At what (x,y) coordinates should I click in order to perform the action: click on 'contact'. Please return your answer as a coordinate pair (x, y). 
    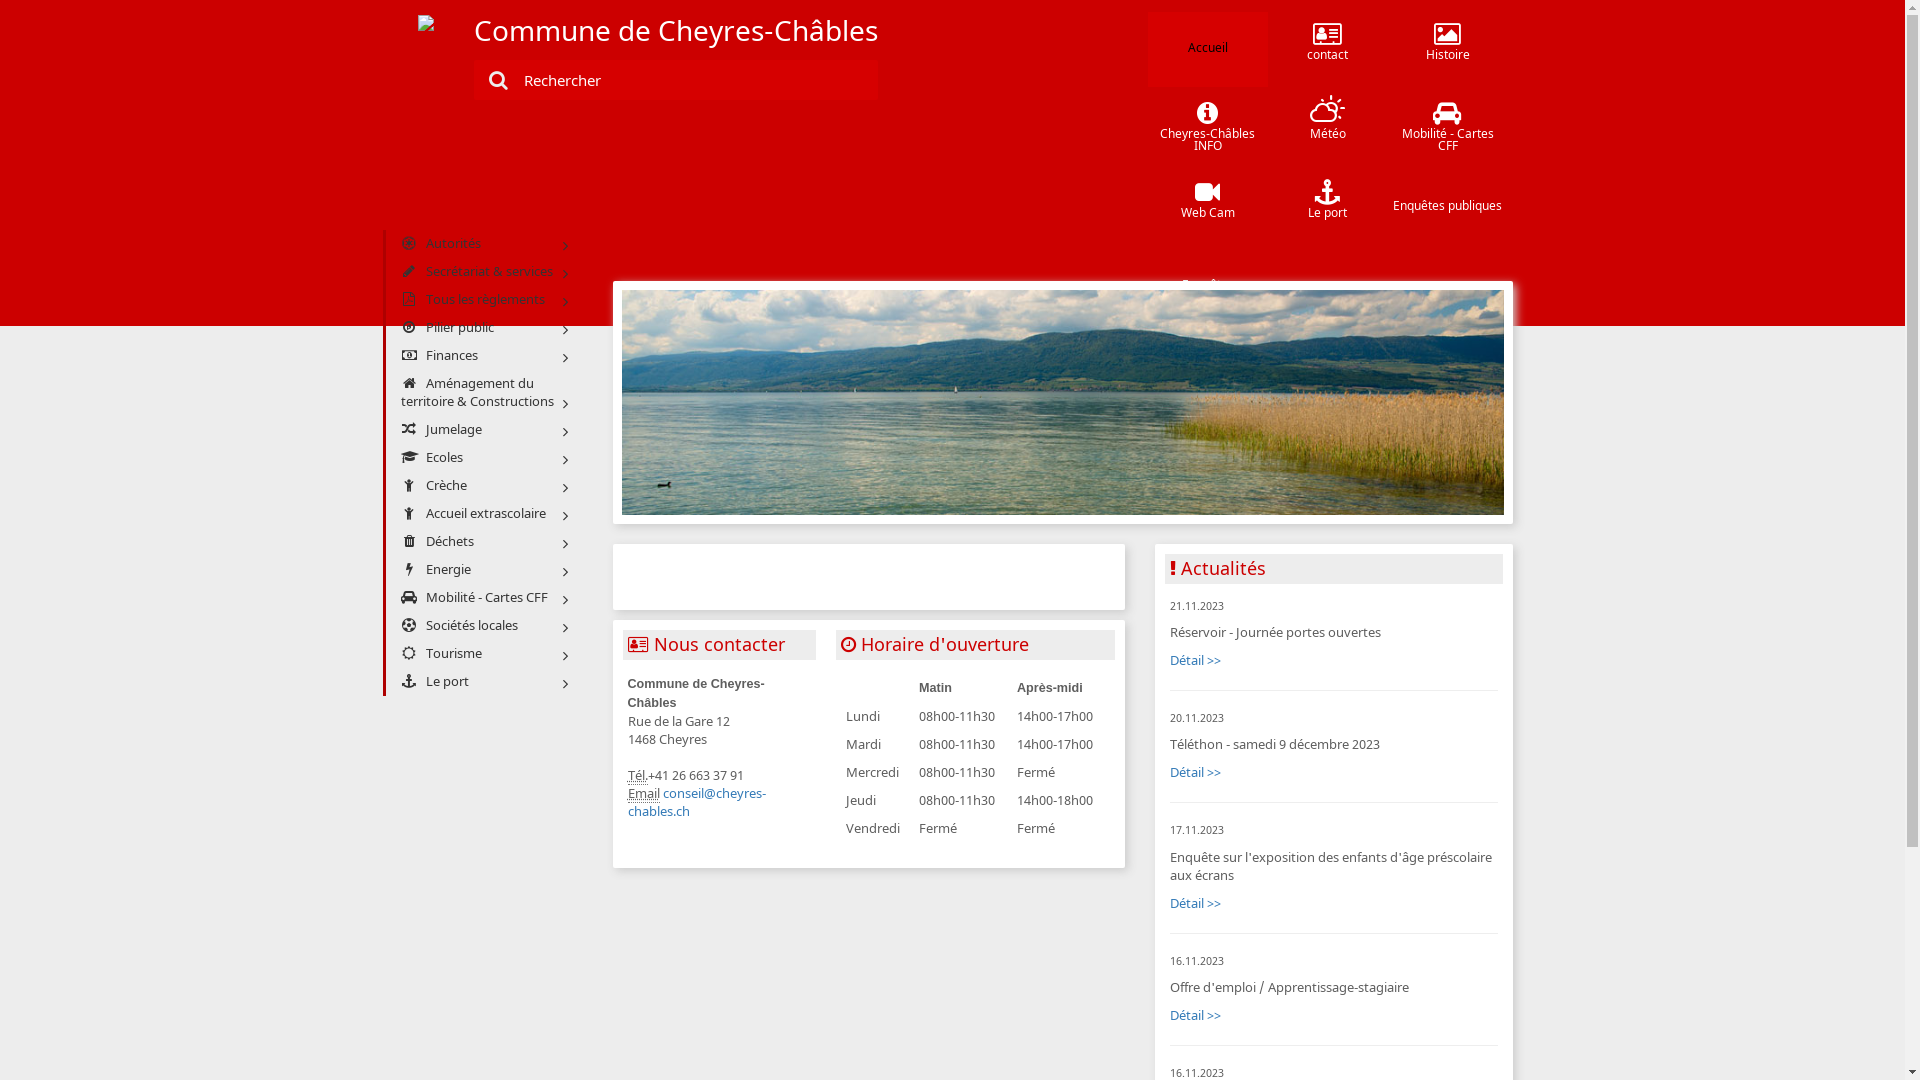
    Looking at the image, I should click on (1328, 48).